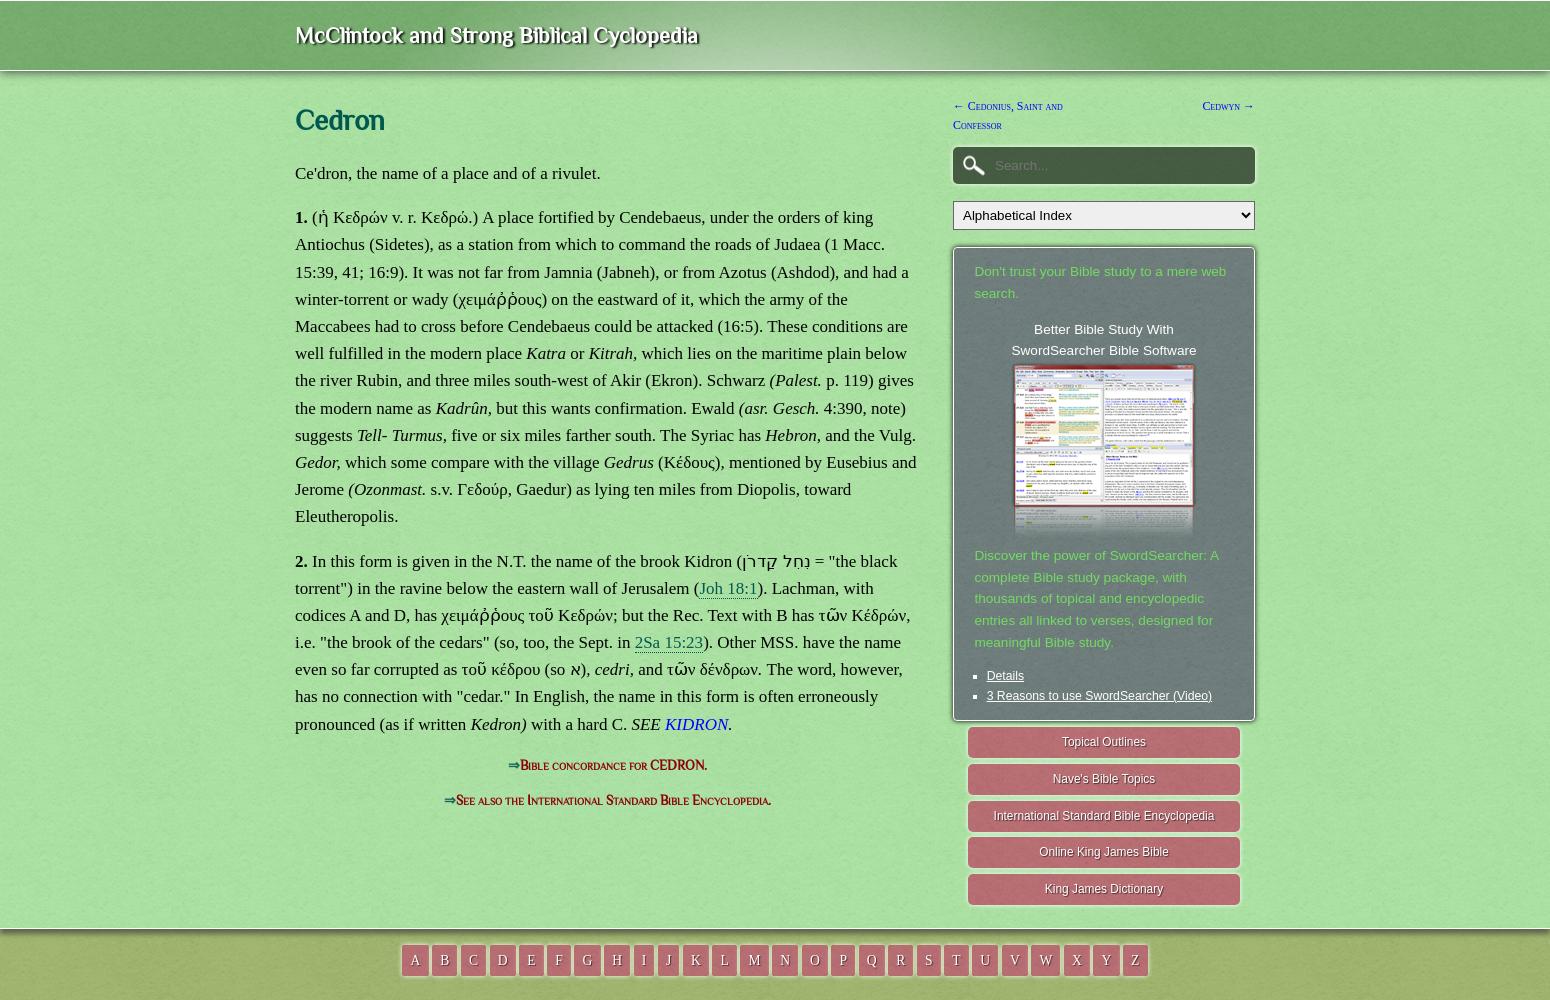  Describe the element at coordinates (600, 366) in the screenshot. I see `'which lies on the maritime plain below the river Rubin, and three miles south-west of Akir (Ekron). Schwarz'` at that location.